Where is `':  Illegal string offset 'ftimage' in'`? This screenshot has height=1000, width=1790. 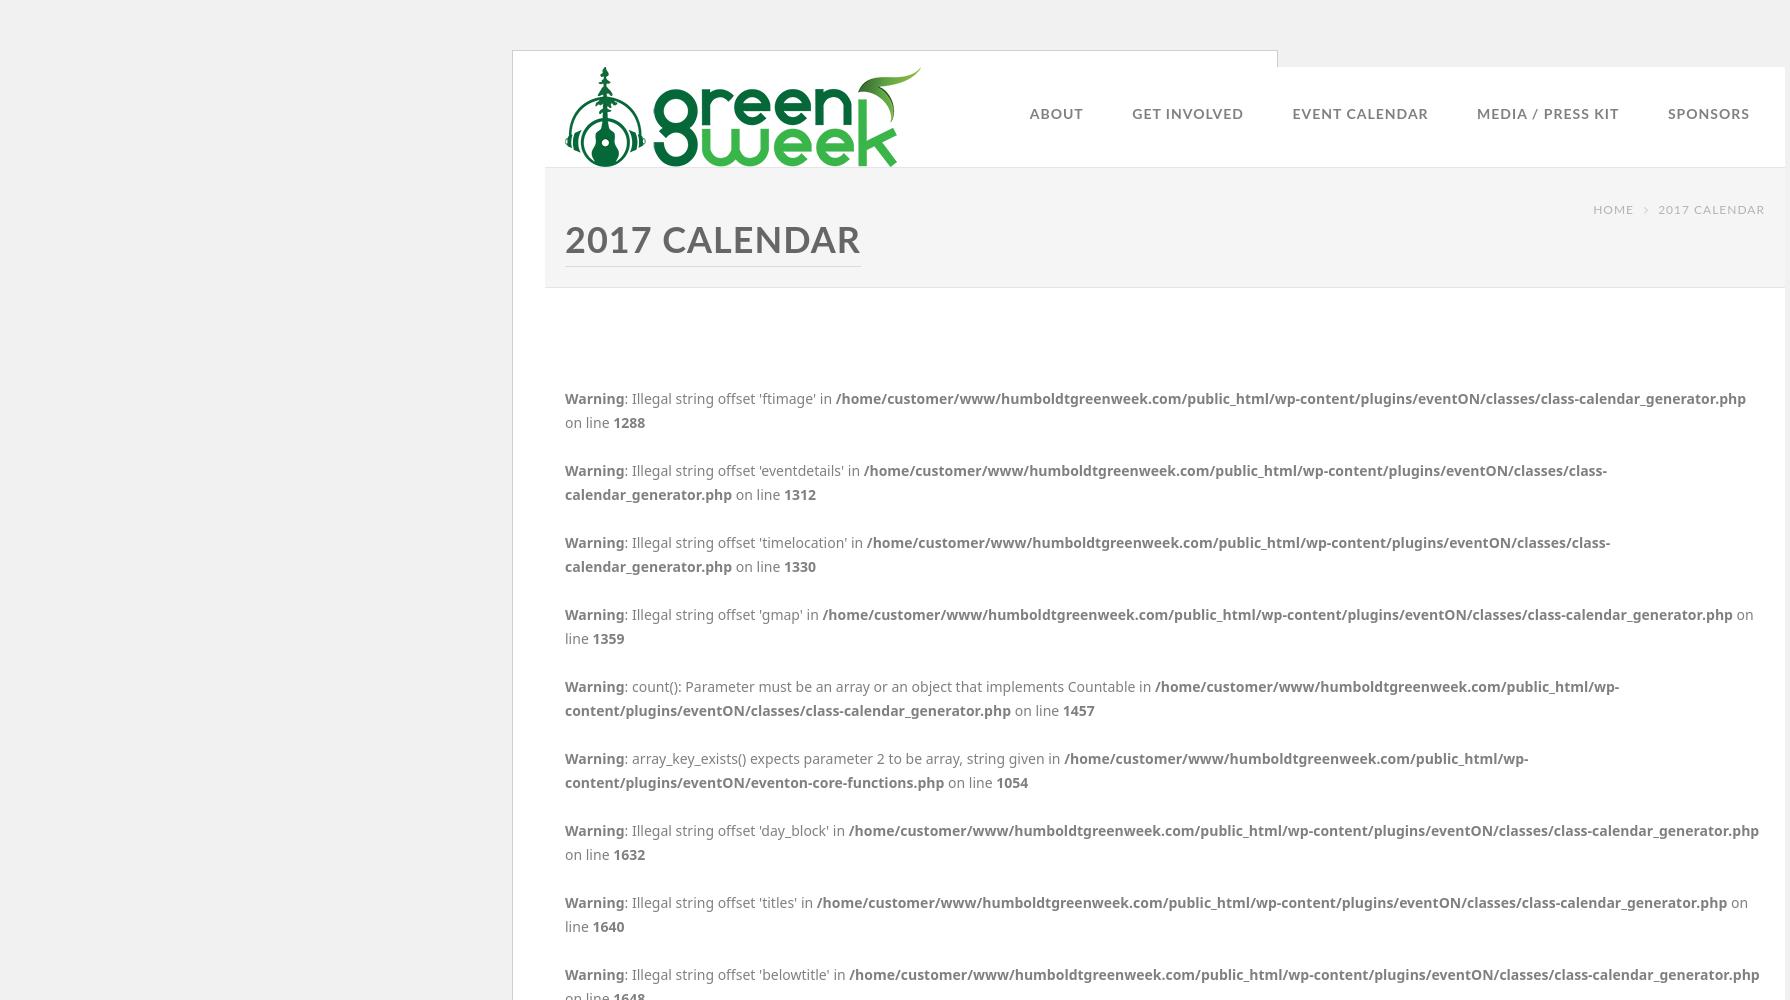
':  Illegal string offset 'ftimage' in' is located at coordinates (728, 398).